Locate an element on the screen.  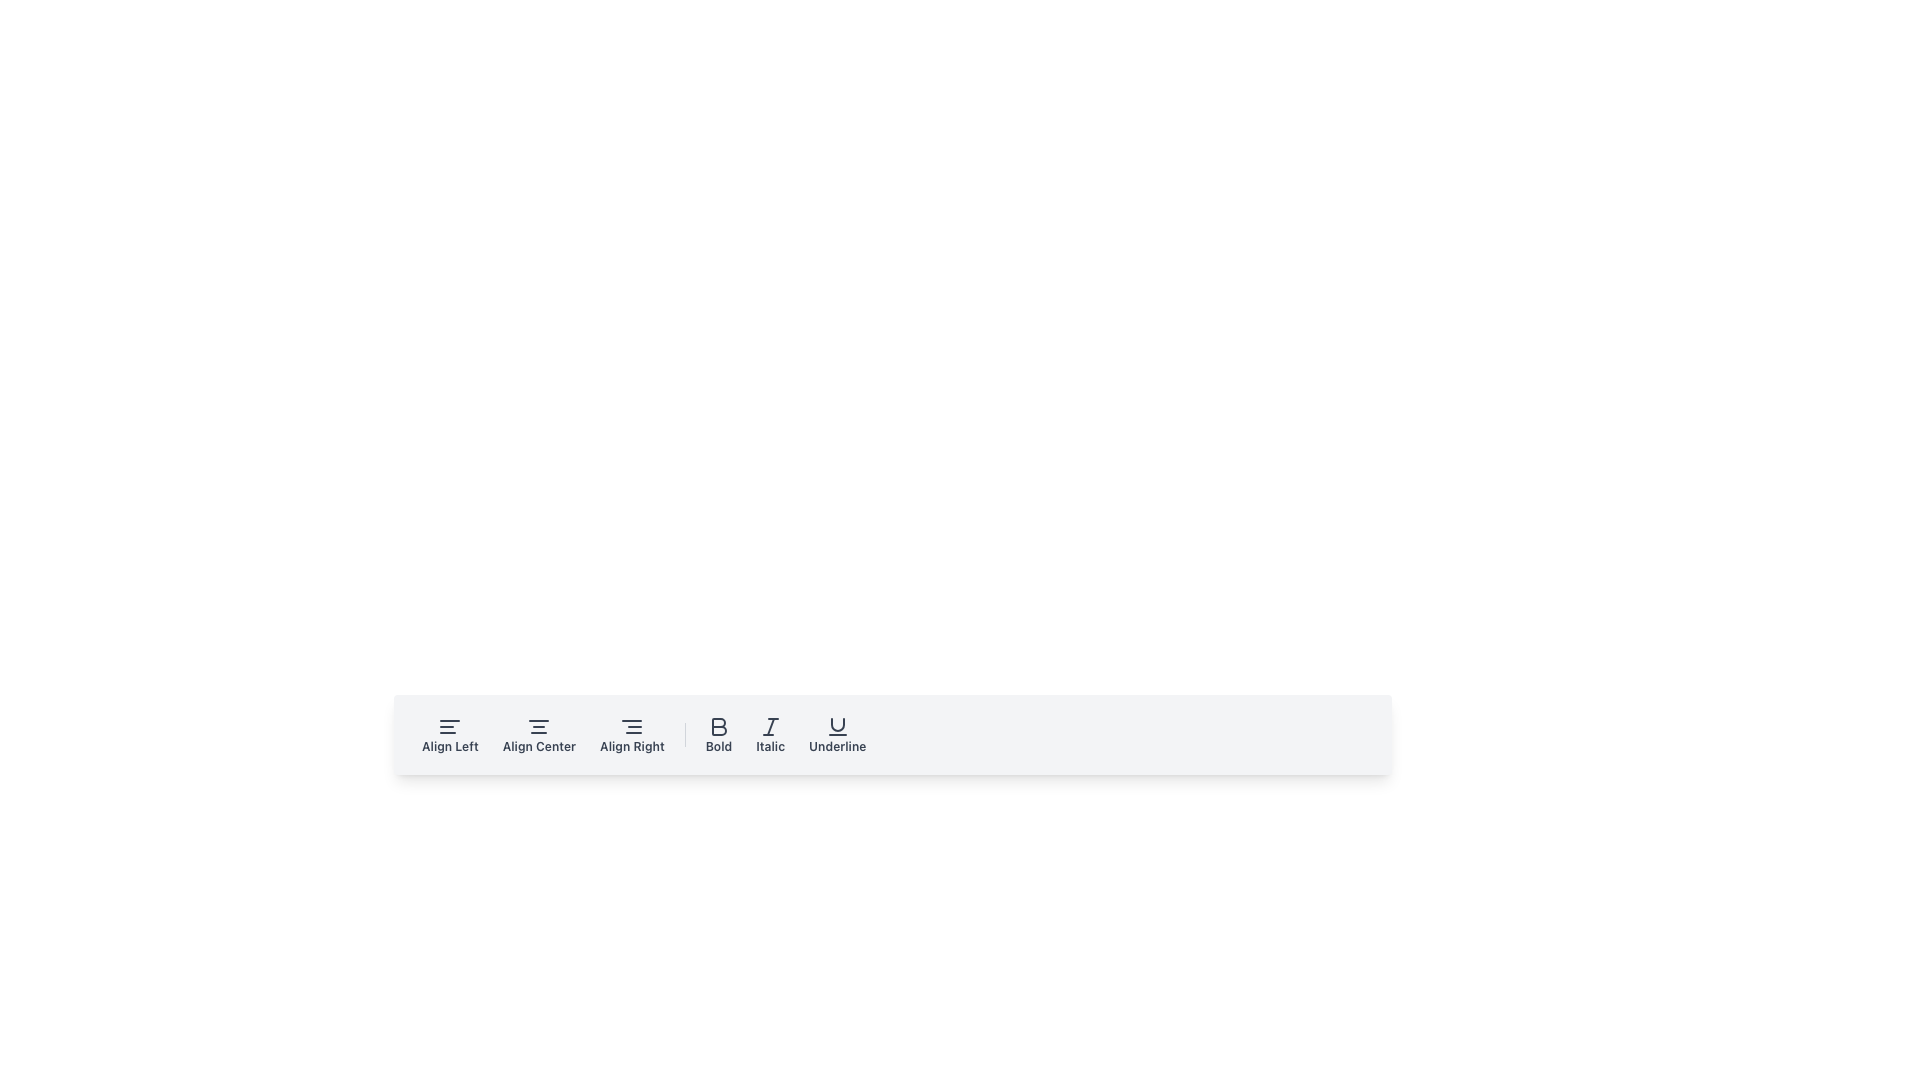
the 'Align Right' button in the toolbar is located at coordinates (631, 735).